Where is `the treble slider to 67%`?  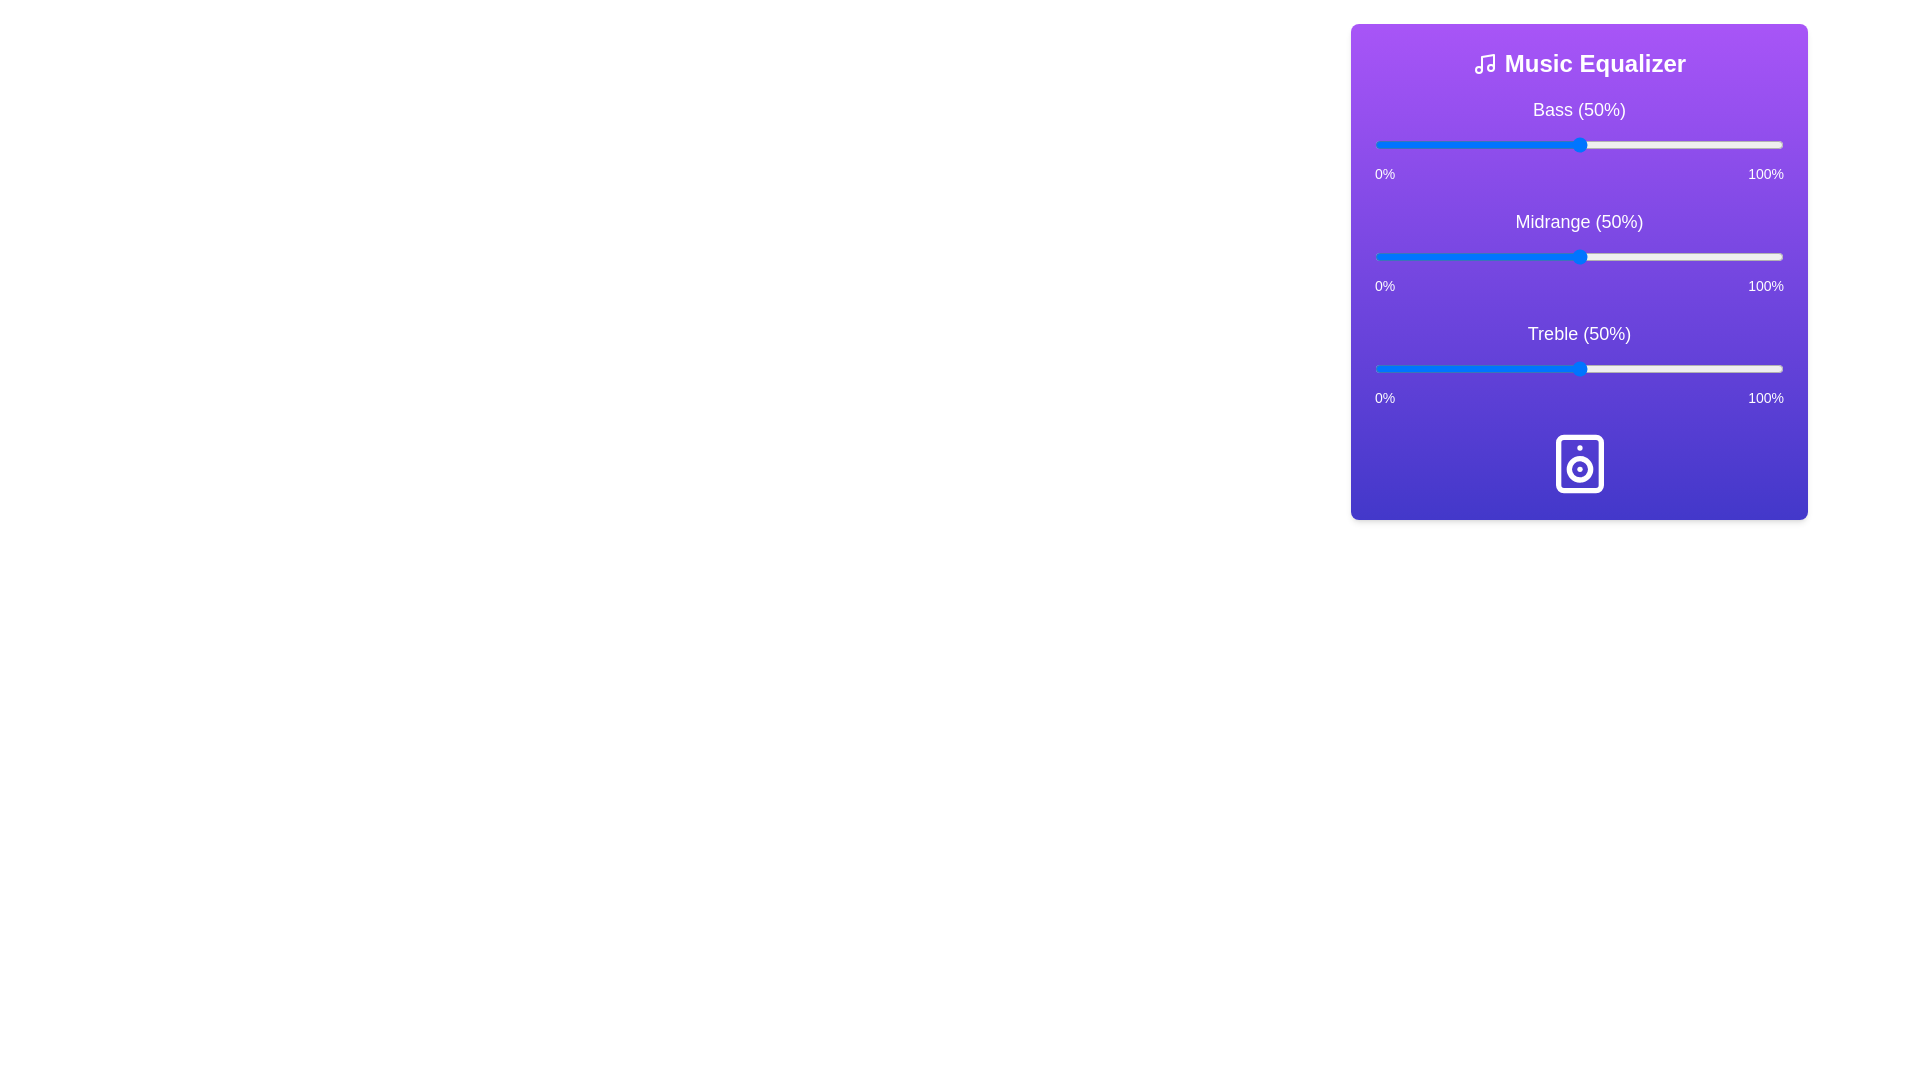
the treble slider to 67% is located at coordinates (1649, 369).